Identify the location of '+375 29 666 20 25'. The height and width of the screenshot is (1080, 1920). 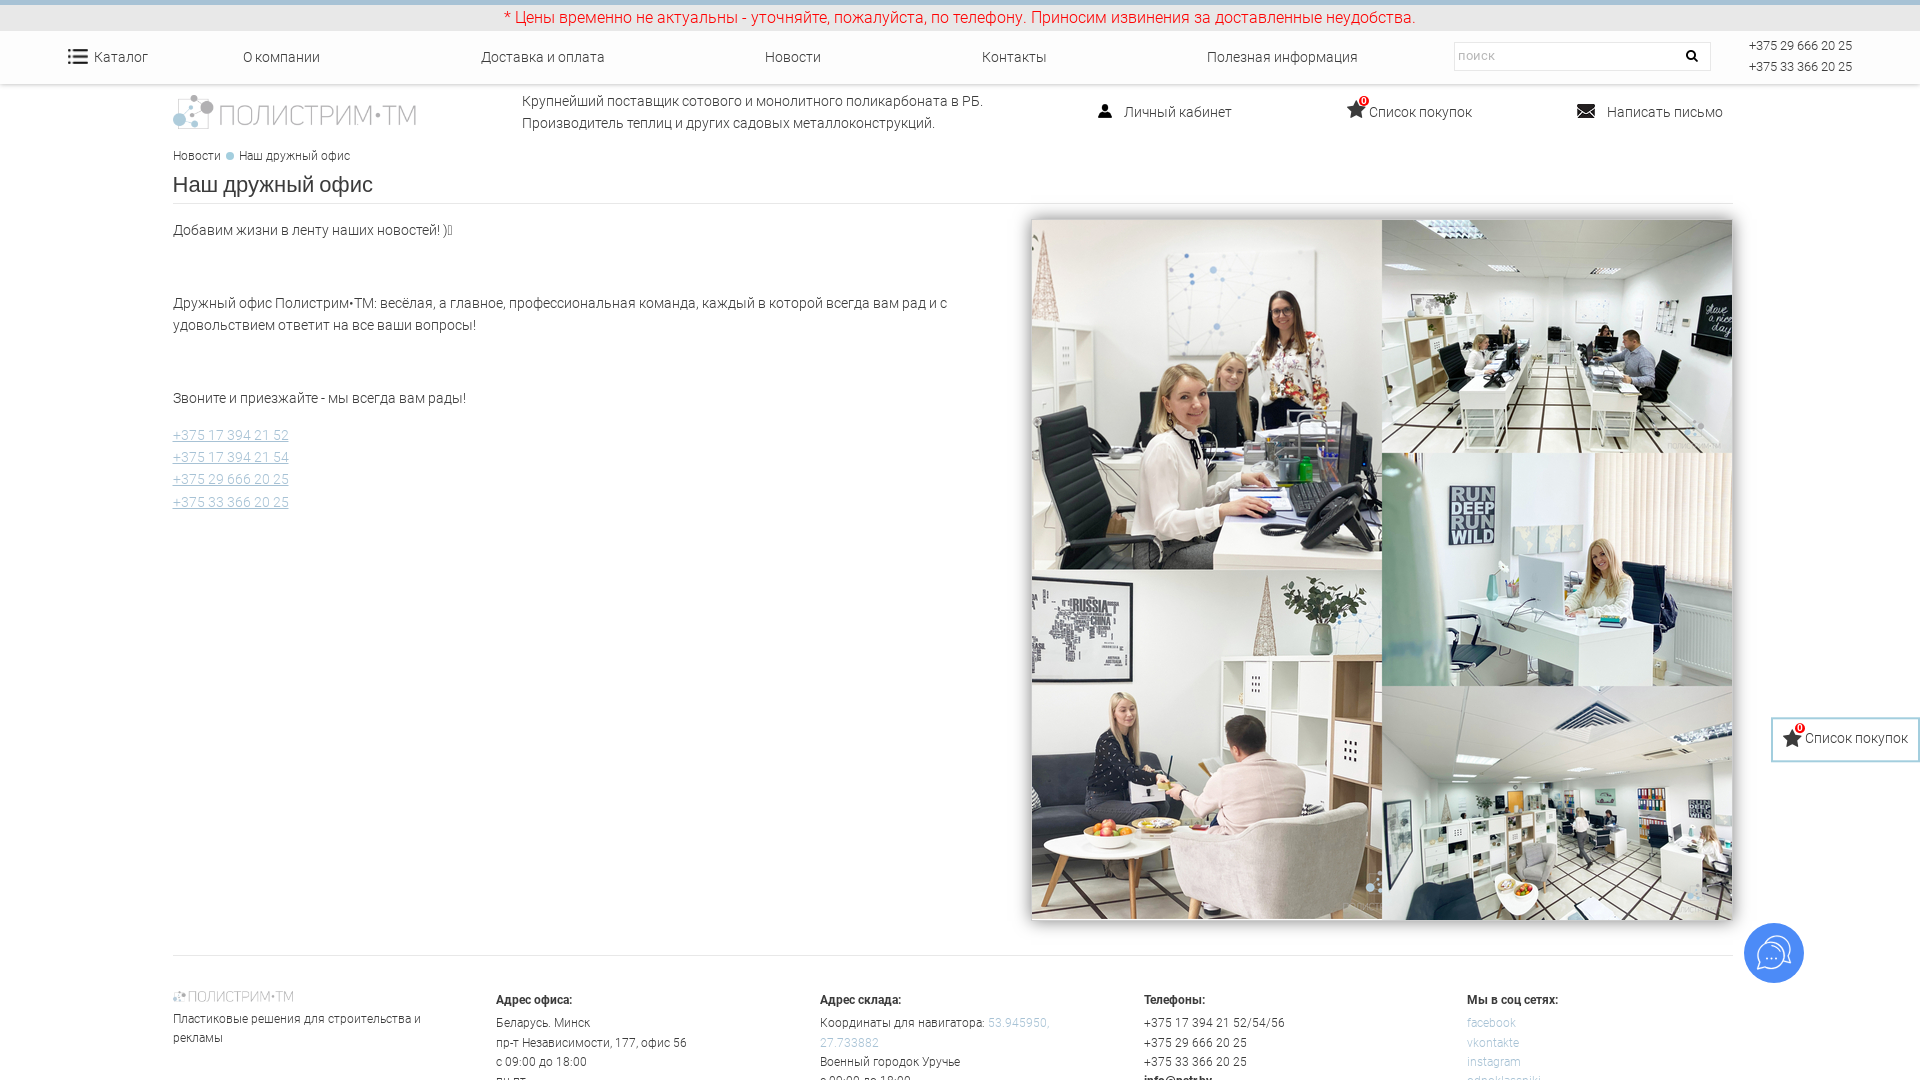
(230, 478).